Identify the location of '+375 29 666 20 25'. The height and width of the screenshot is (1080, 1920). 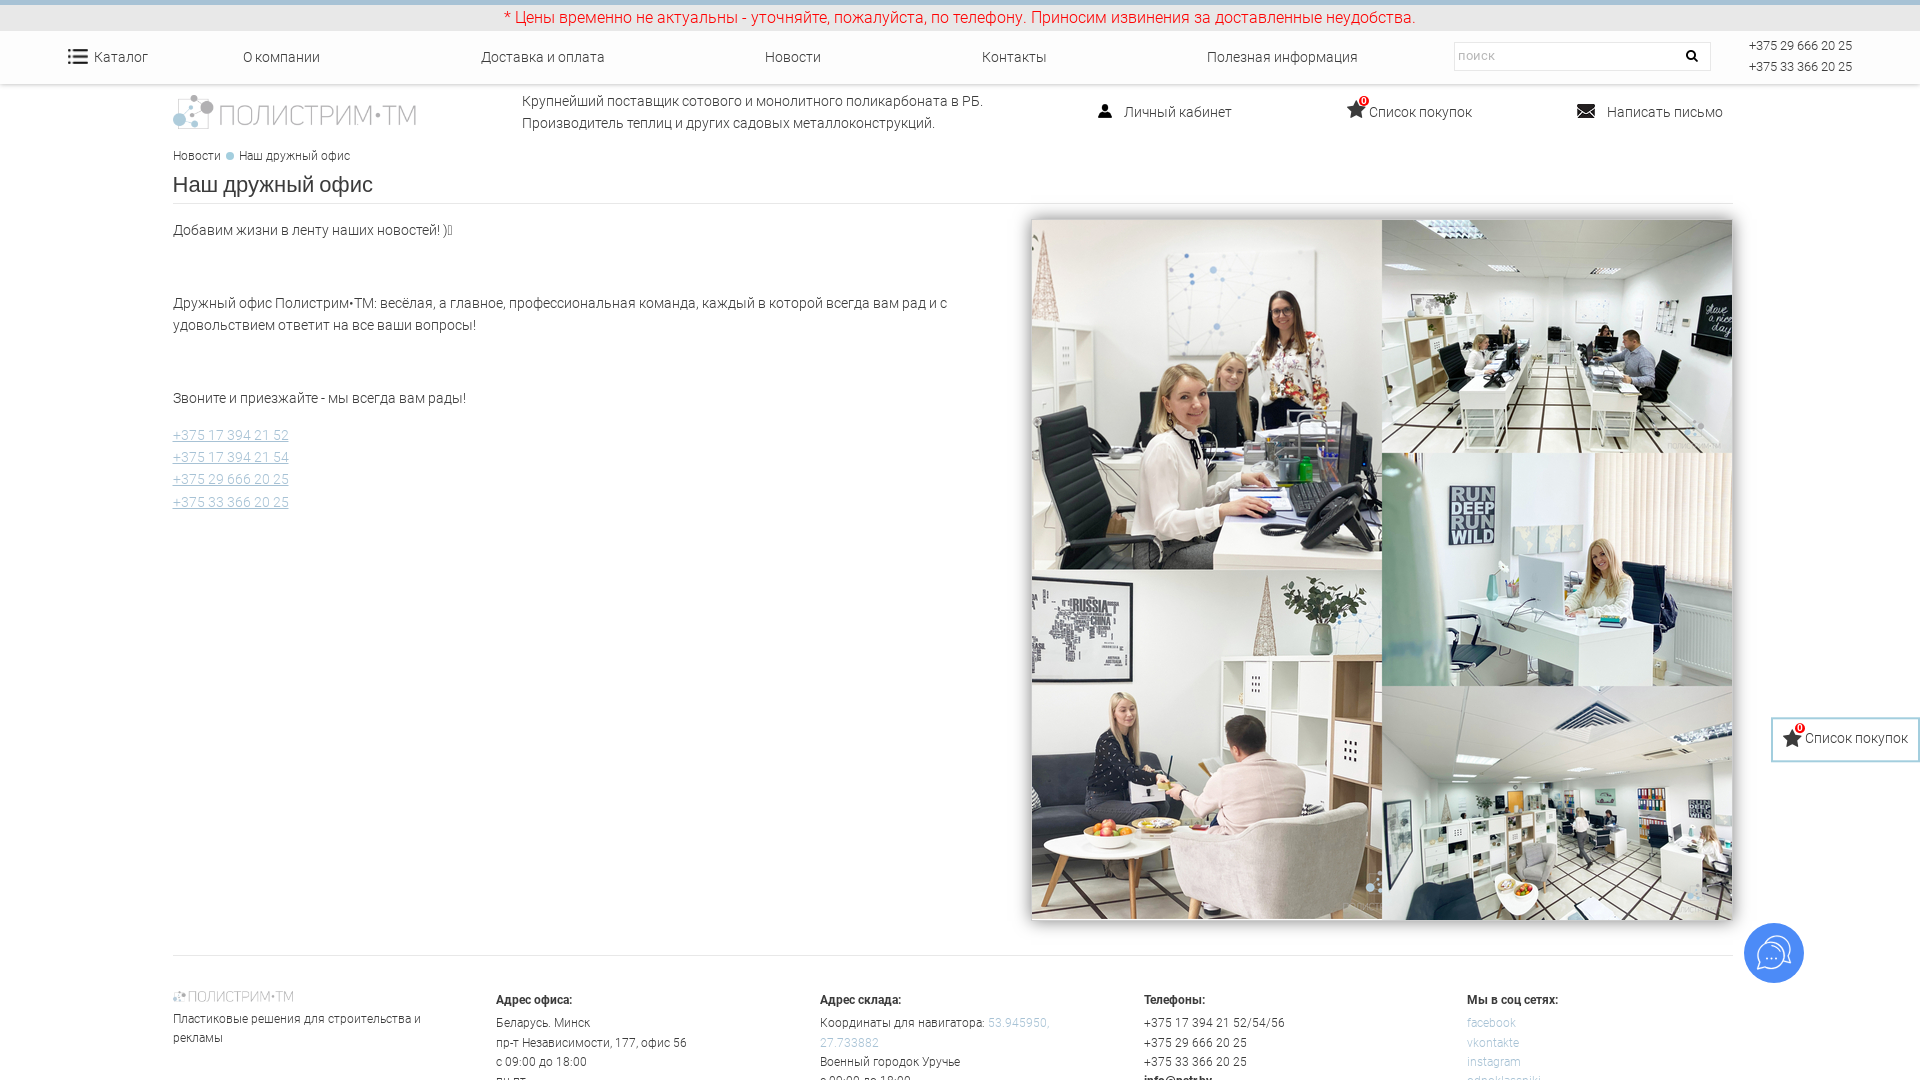
(230, 478).